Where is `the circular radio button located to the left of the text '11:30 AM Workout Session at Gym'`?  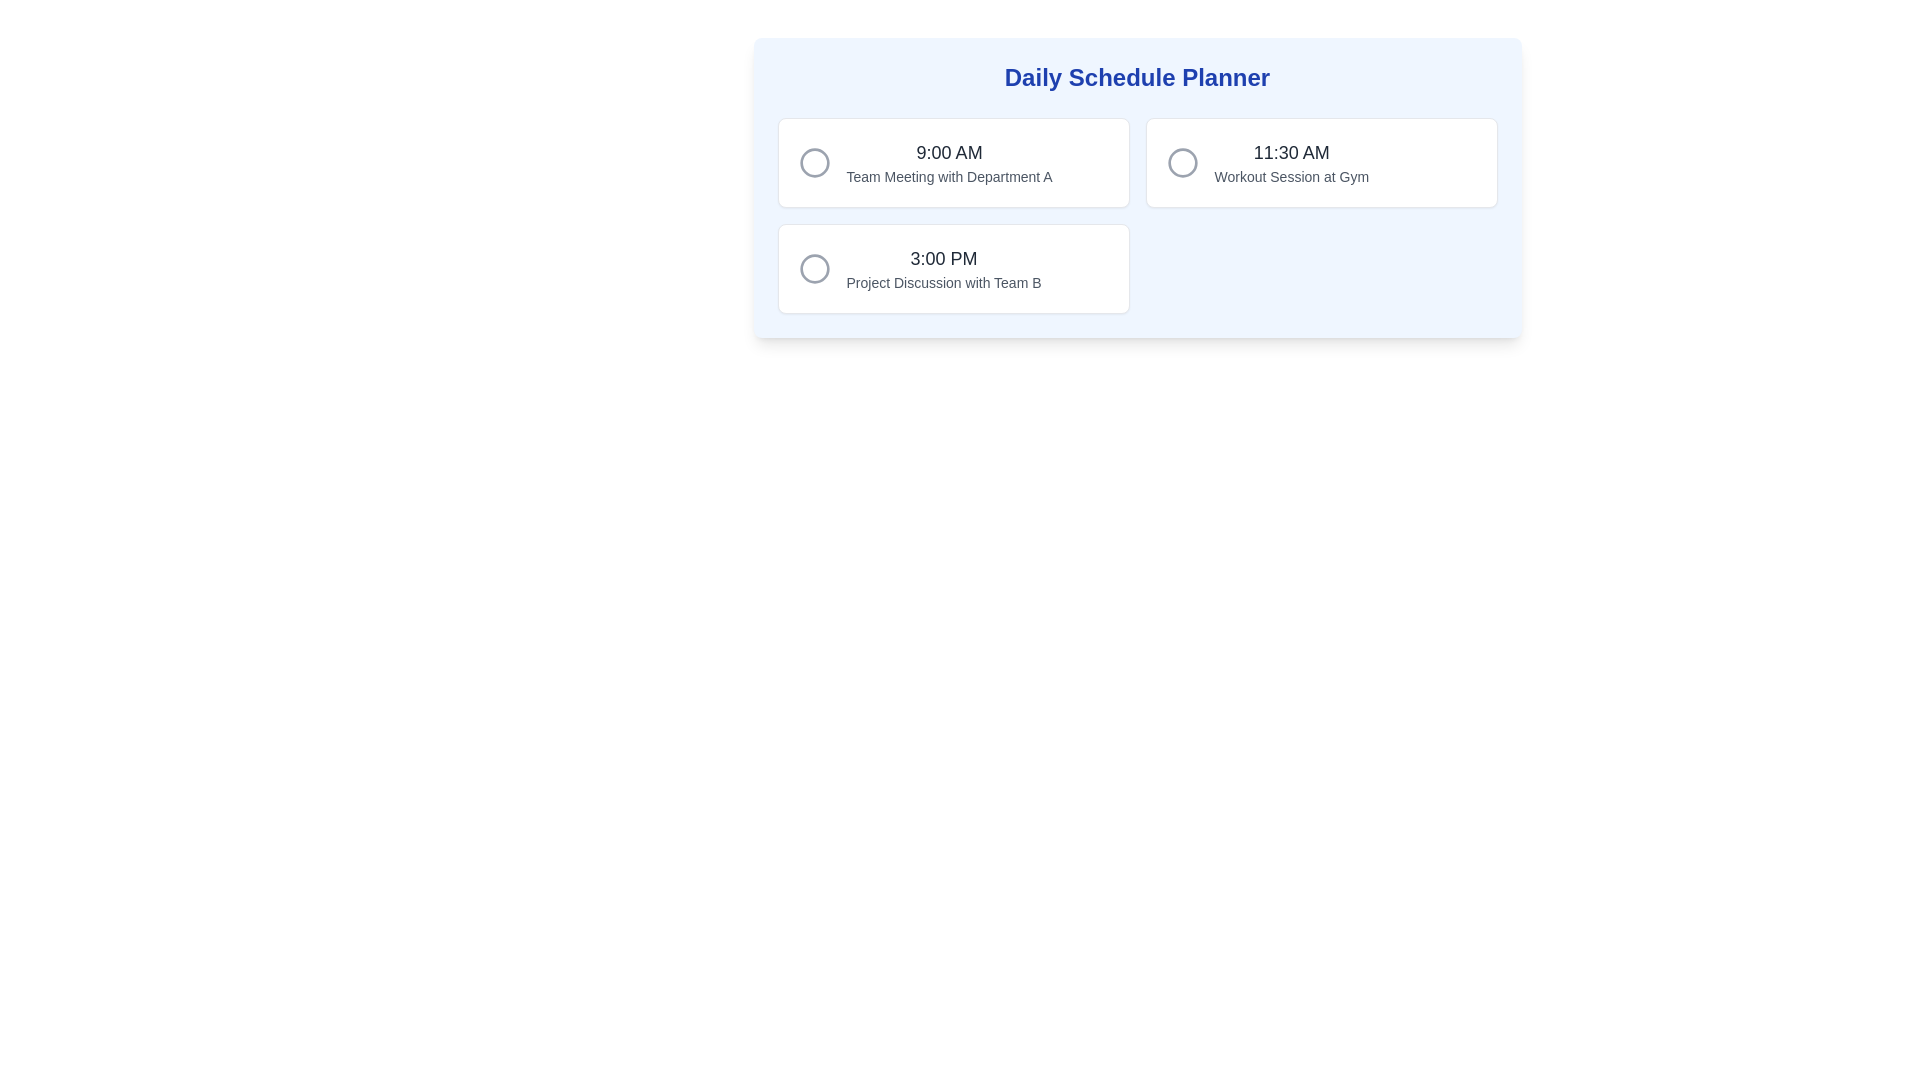
the circular radio button located to the left of the text '11:30 AM Workout Session at Gym' is located at coordinates (1182, 161).